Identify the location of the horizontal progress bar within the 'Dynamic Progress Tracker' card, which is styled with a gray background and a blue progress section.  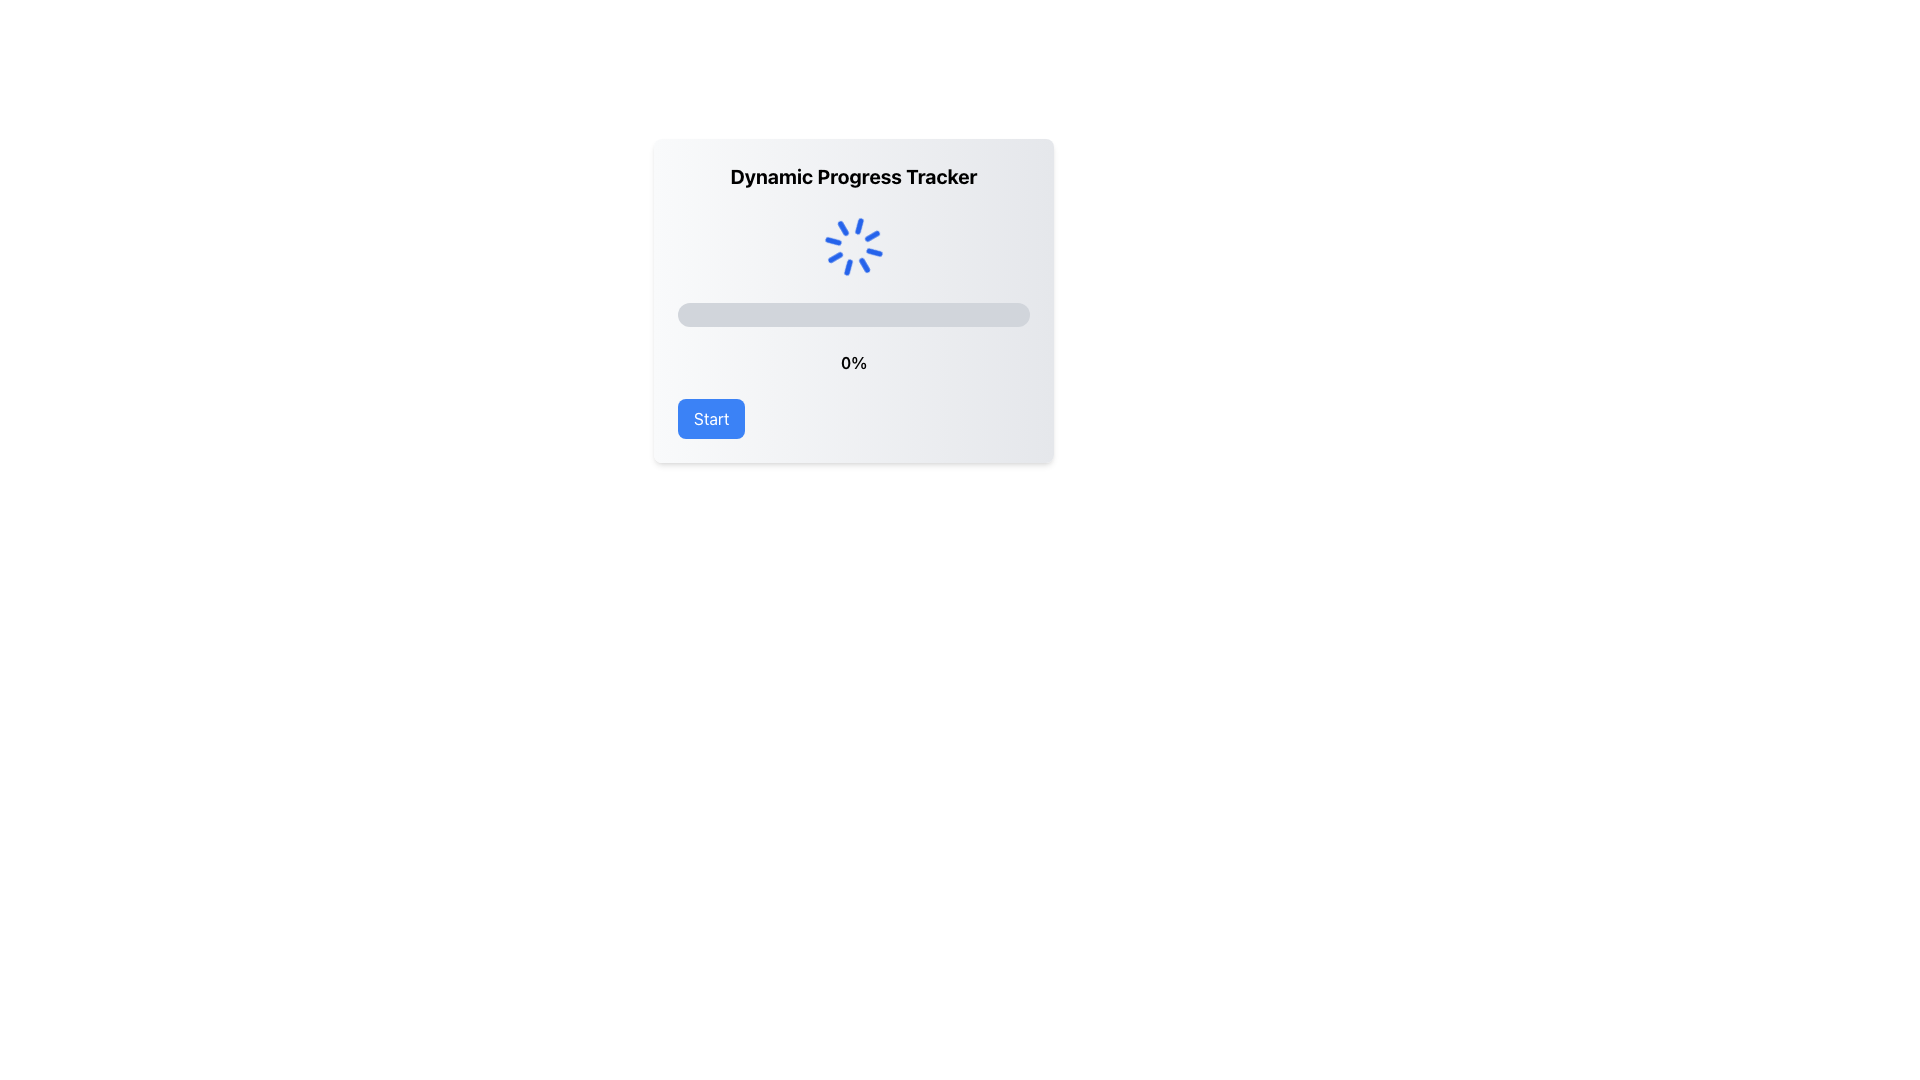
(854, 315).